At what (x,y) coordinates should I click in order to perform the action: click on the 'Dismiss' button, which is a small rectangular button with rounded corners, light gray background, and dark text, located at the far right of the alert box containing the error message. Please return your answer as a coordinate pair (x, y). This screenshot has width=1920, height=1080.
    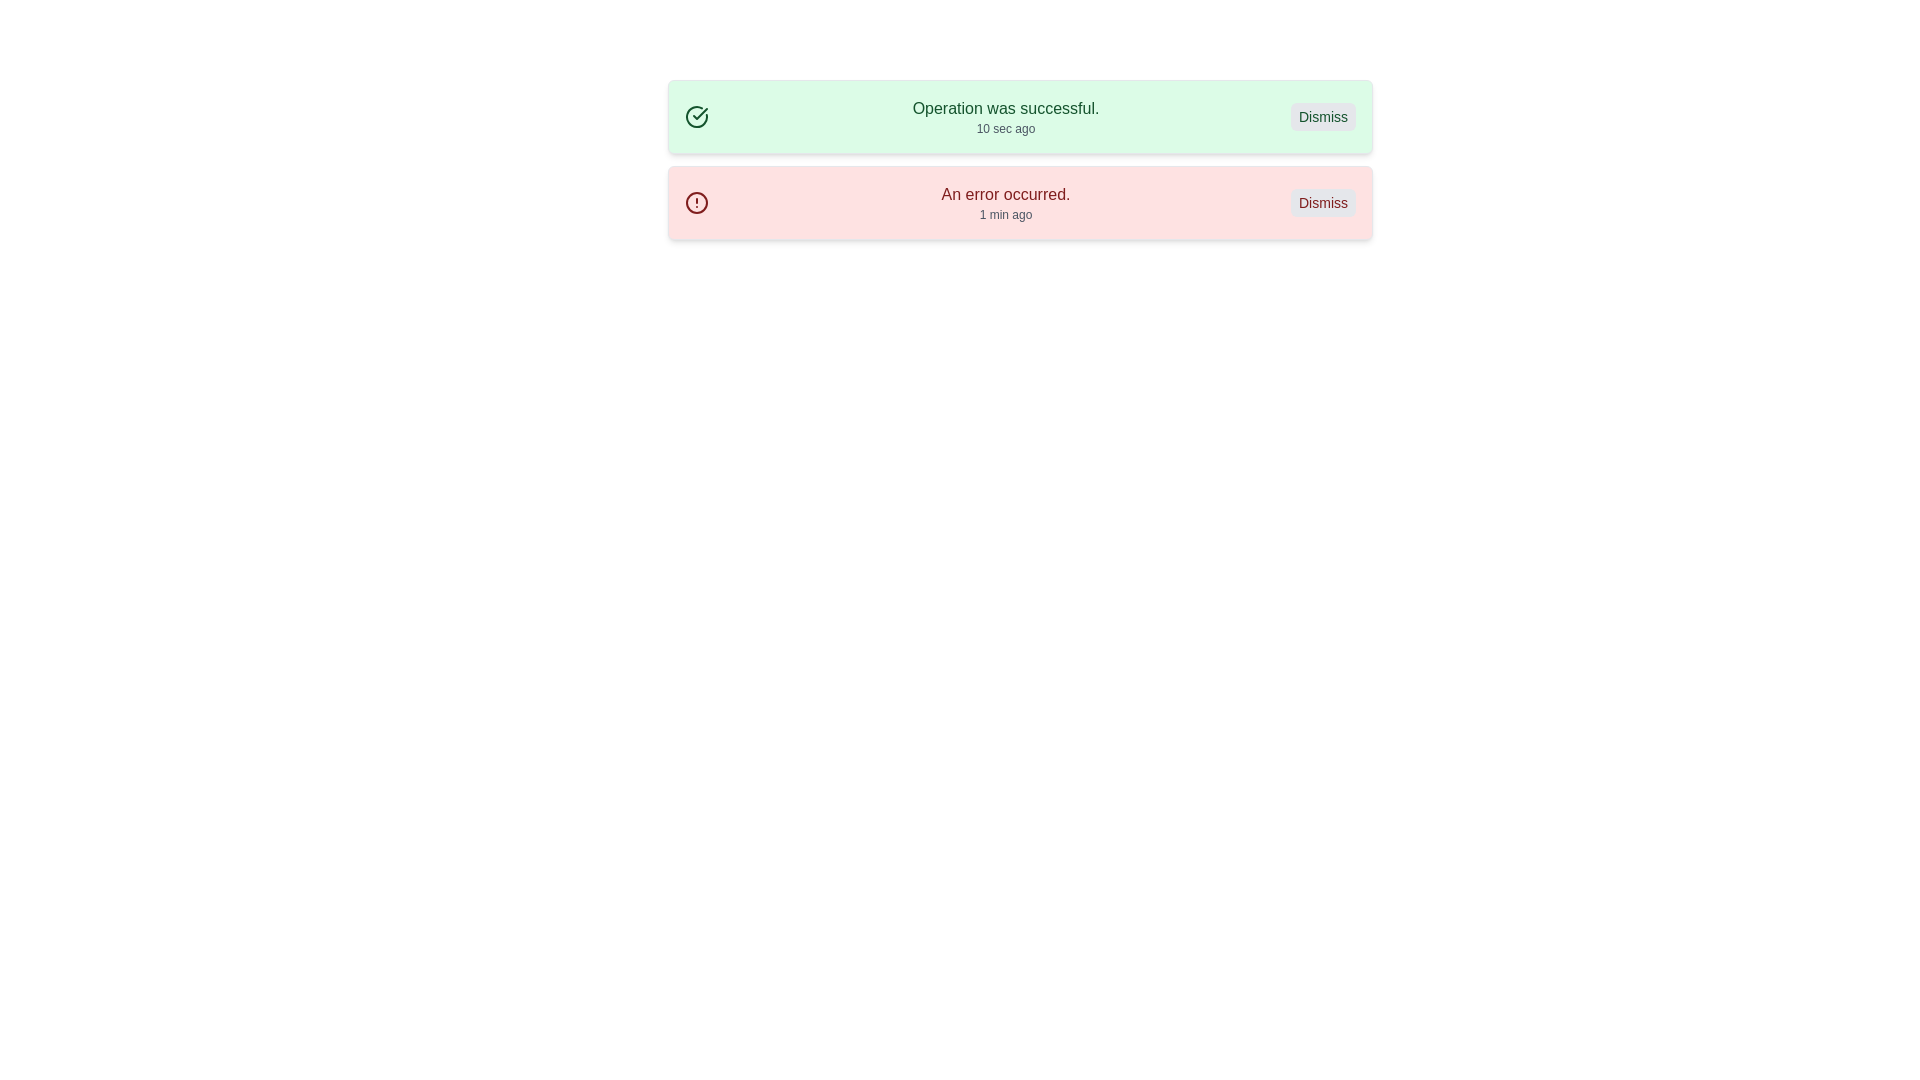
    Looking at the image, I should click on (1323, 203).